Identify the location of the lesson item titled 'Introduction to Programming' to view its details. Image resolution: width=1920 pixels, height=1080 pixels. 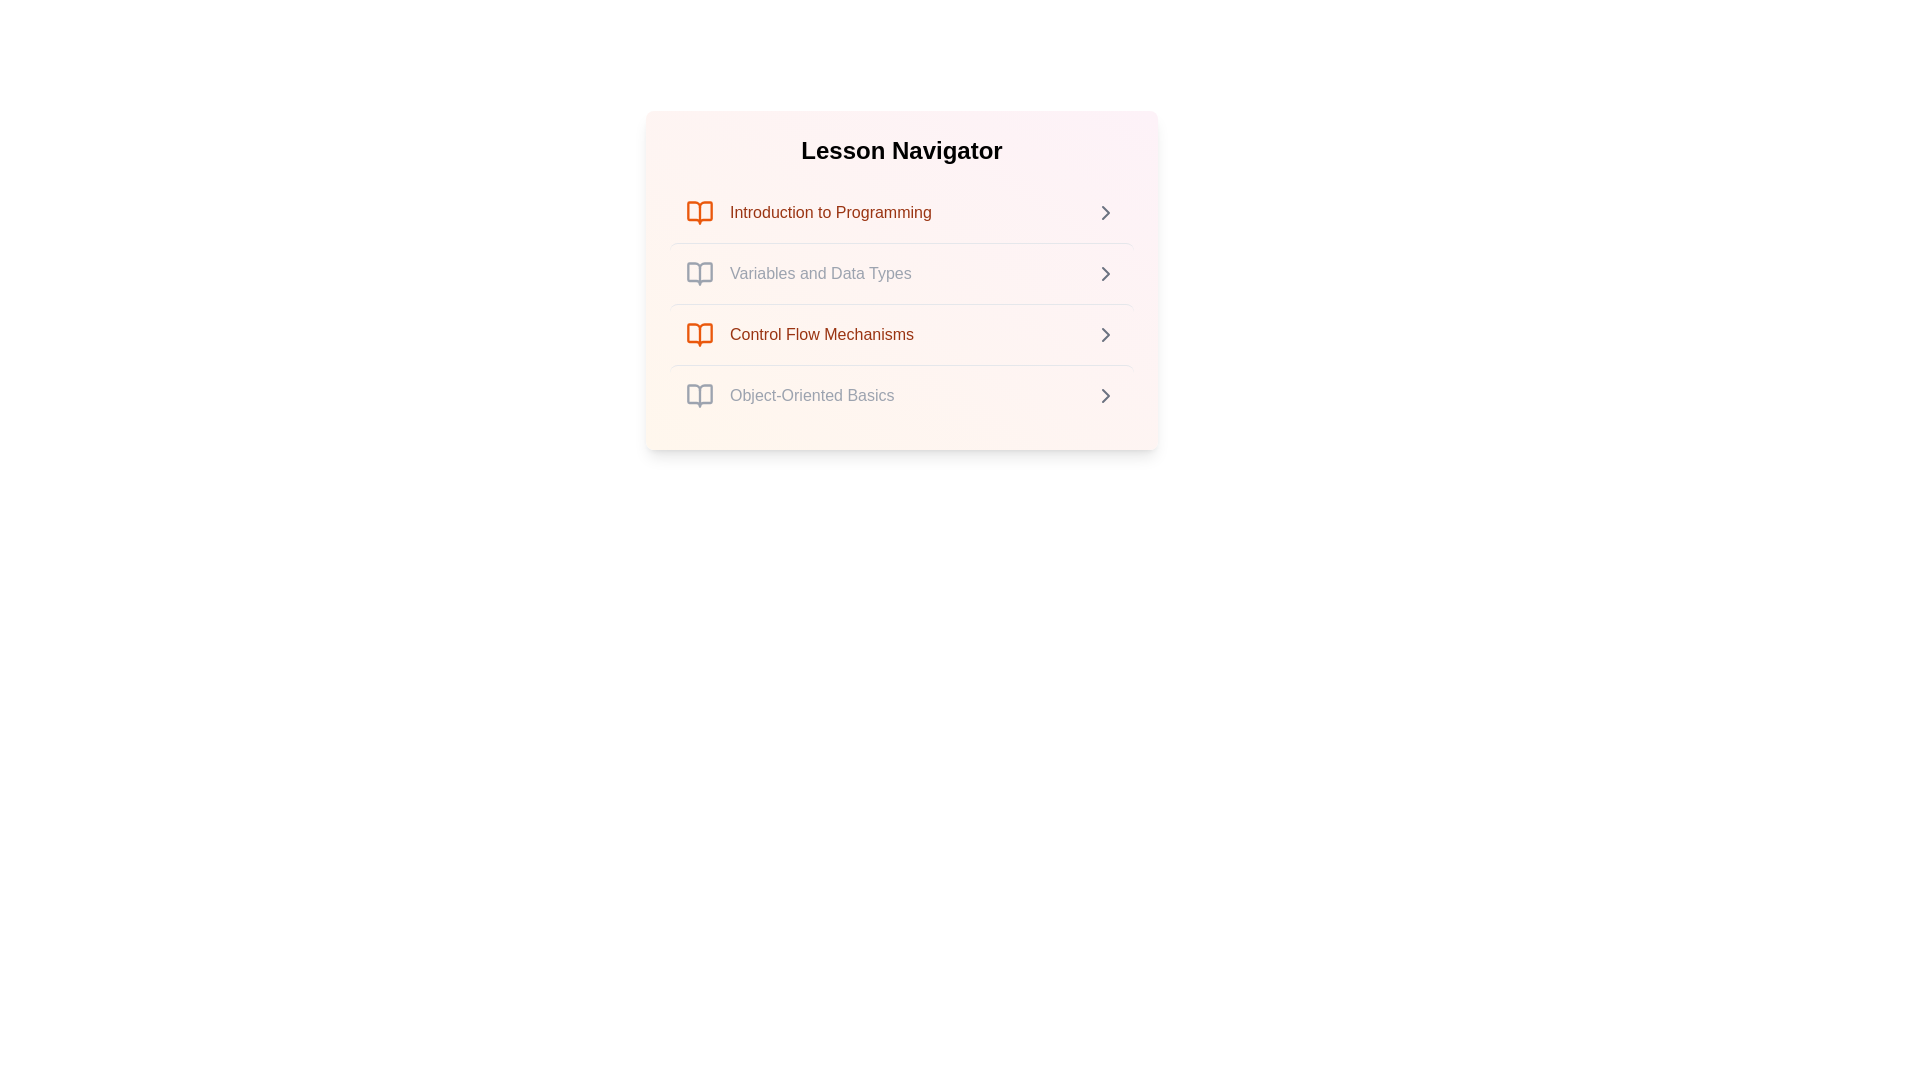
(901, 212).